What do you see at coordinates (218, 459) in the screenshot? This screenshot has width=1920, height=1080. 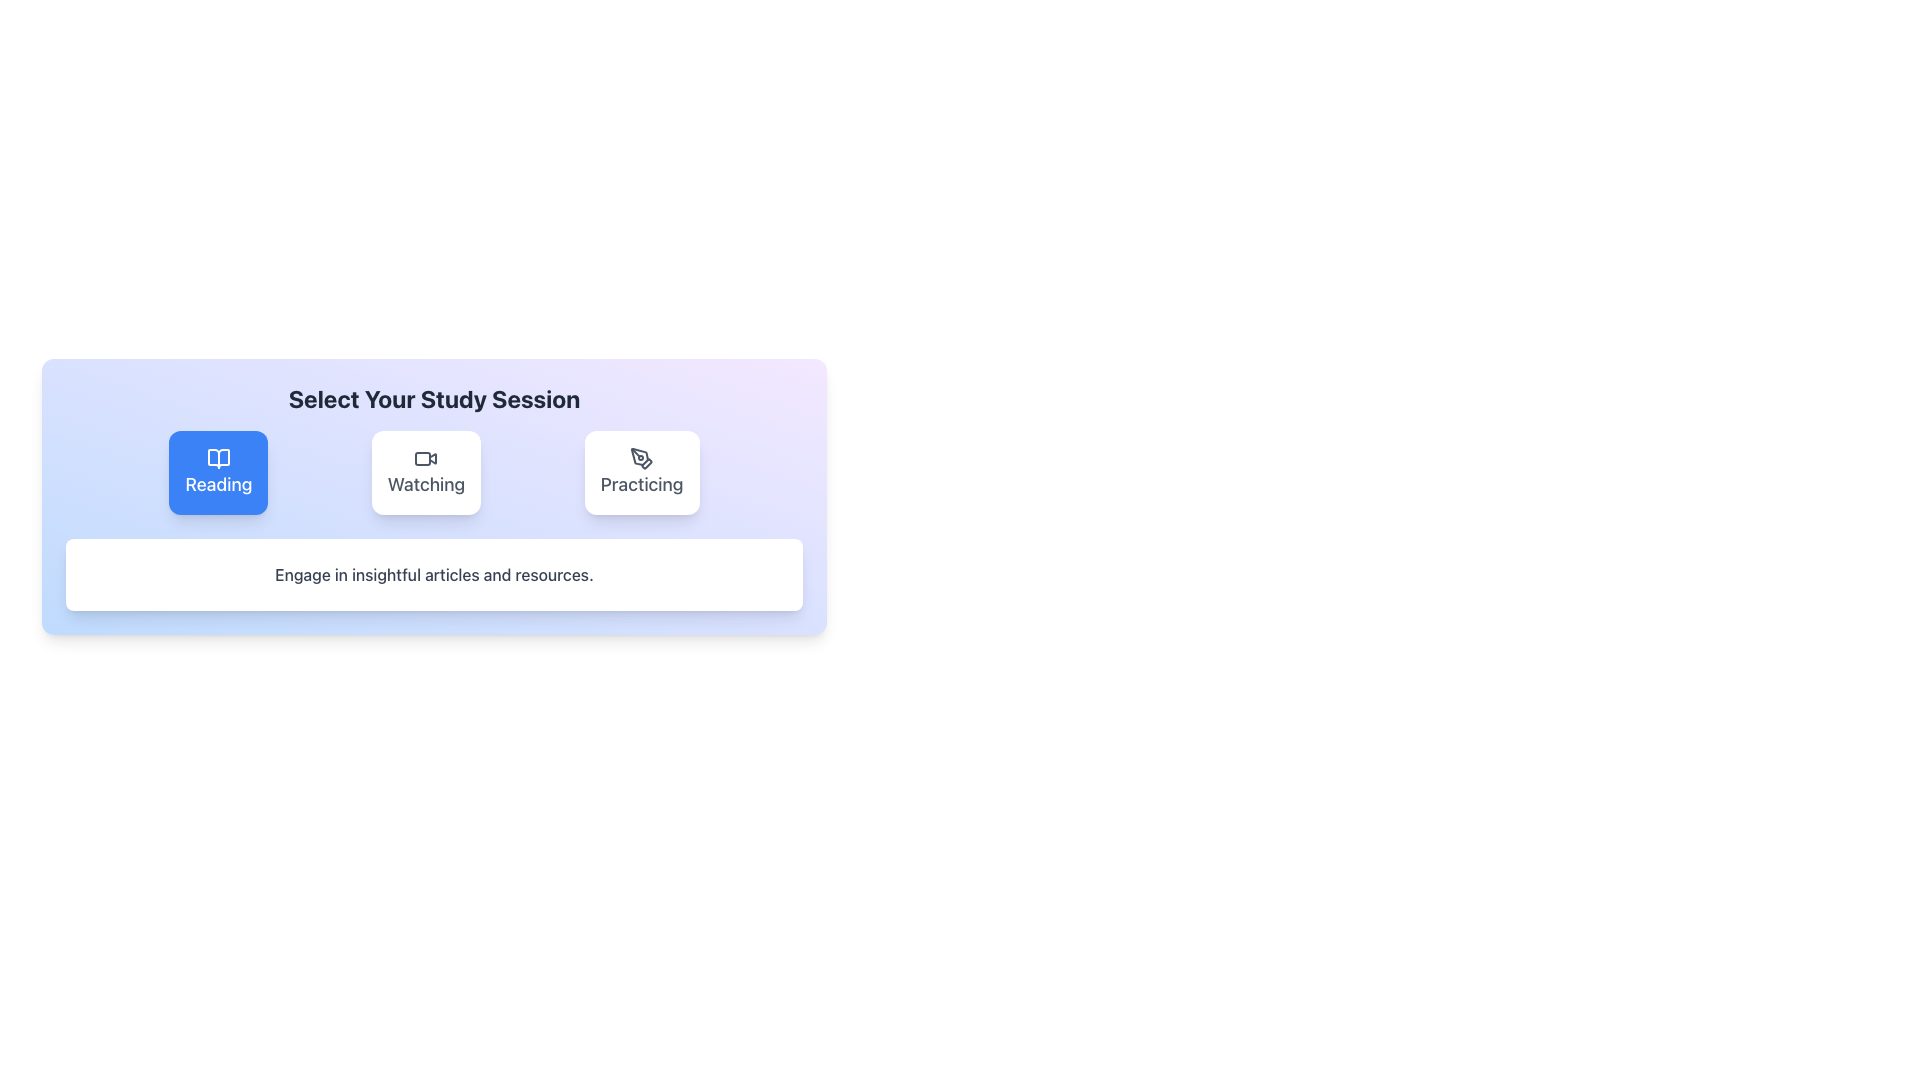 I see `the SVG icon element depicting an open book, which is part of the blue square button labeled 'Reading' in the 'Select Your Study Session' section` at bounding box center [218, 459].